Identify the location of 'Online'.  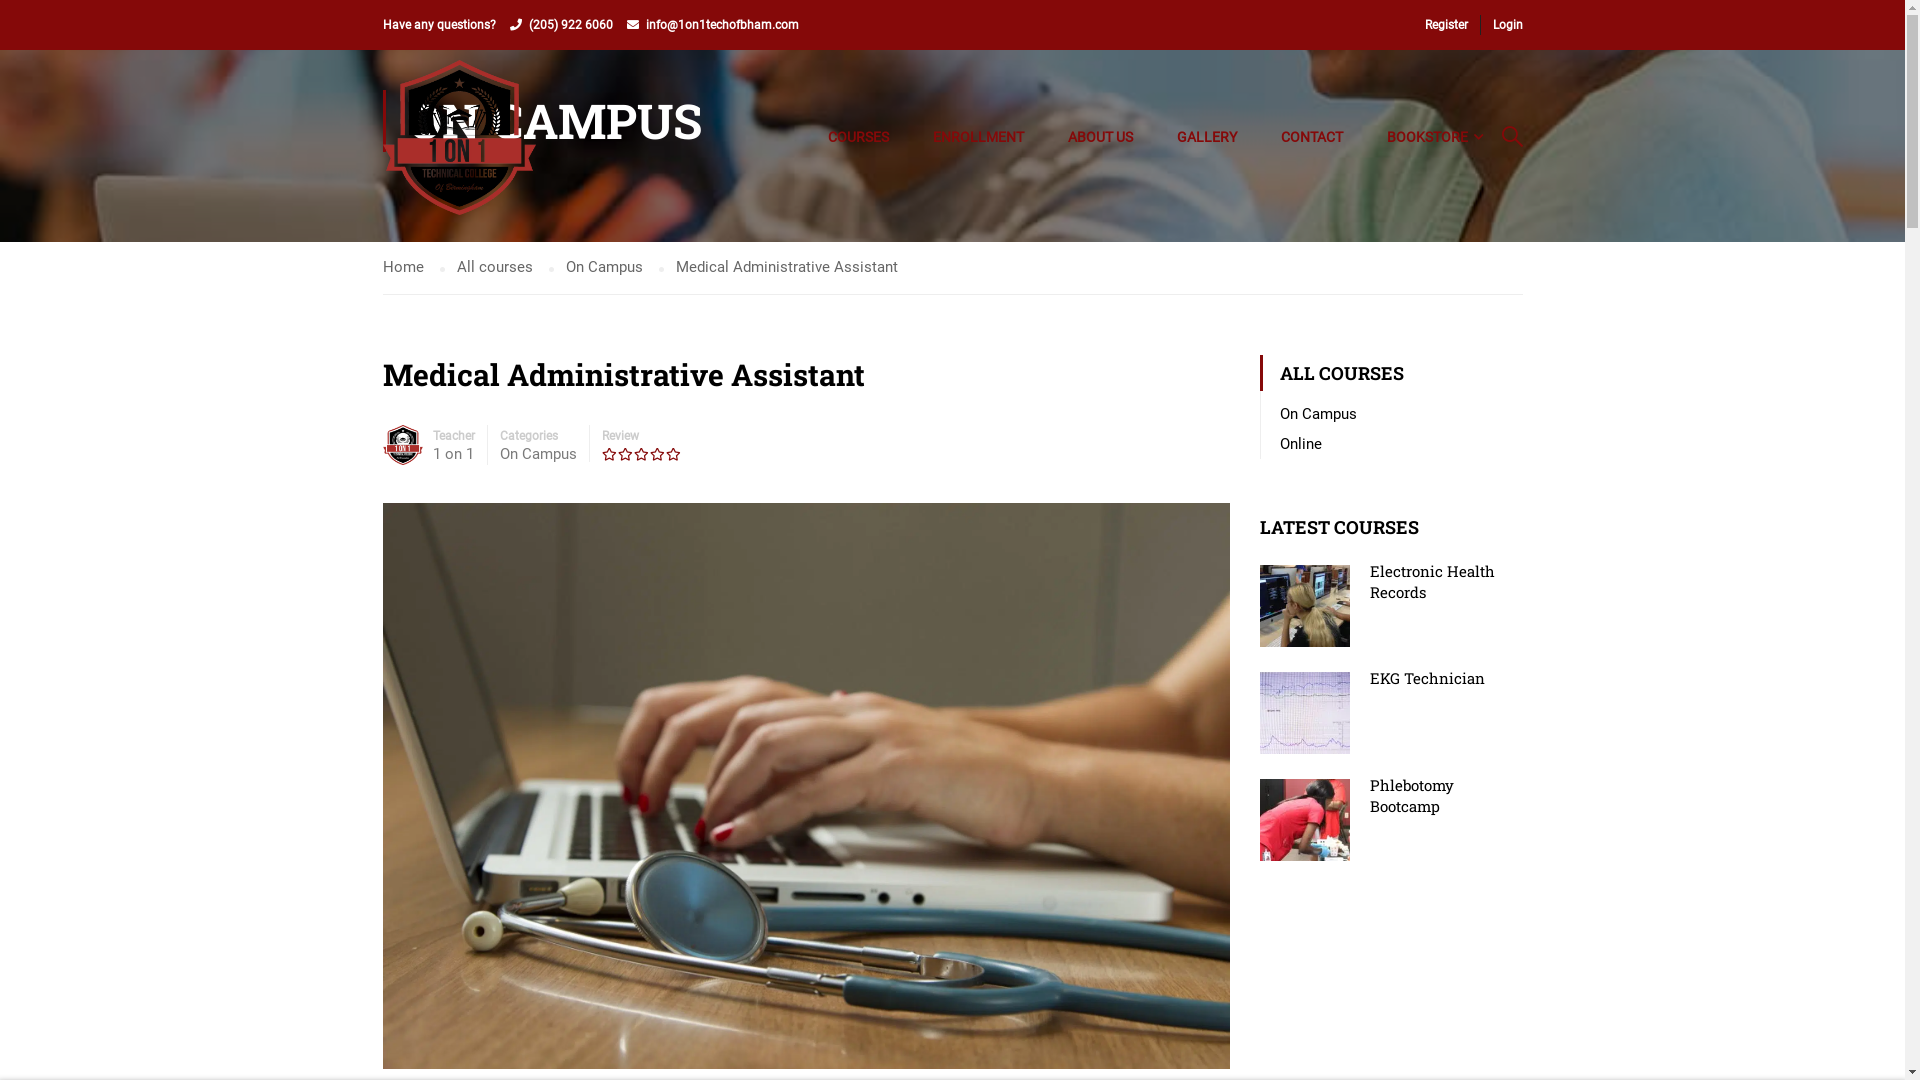
(1300, 442).